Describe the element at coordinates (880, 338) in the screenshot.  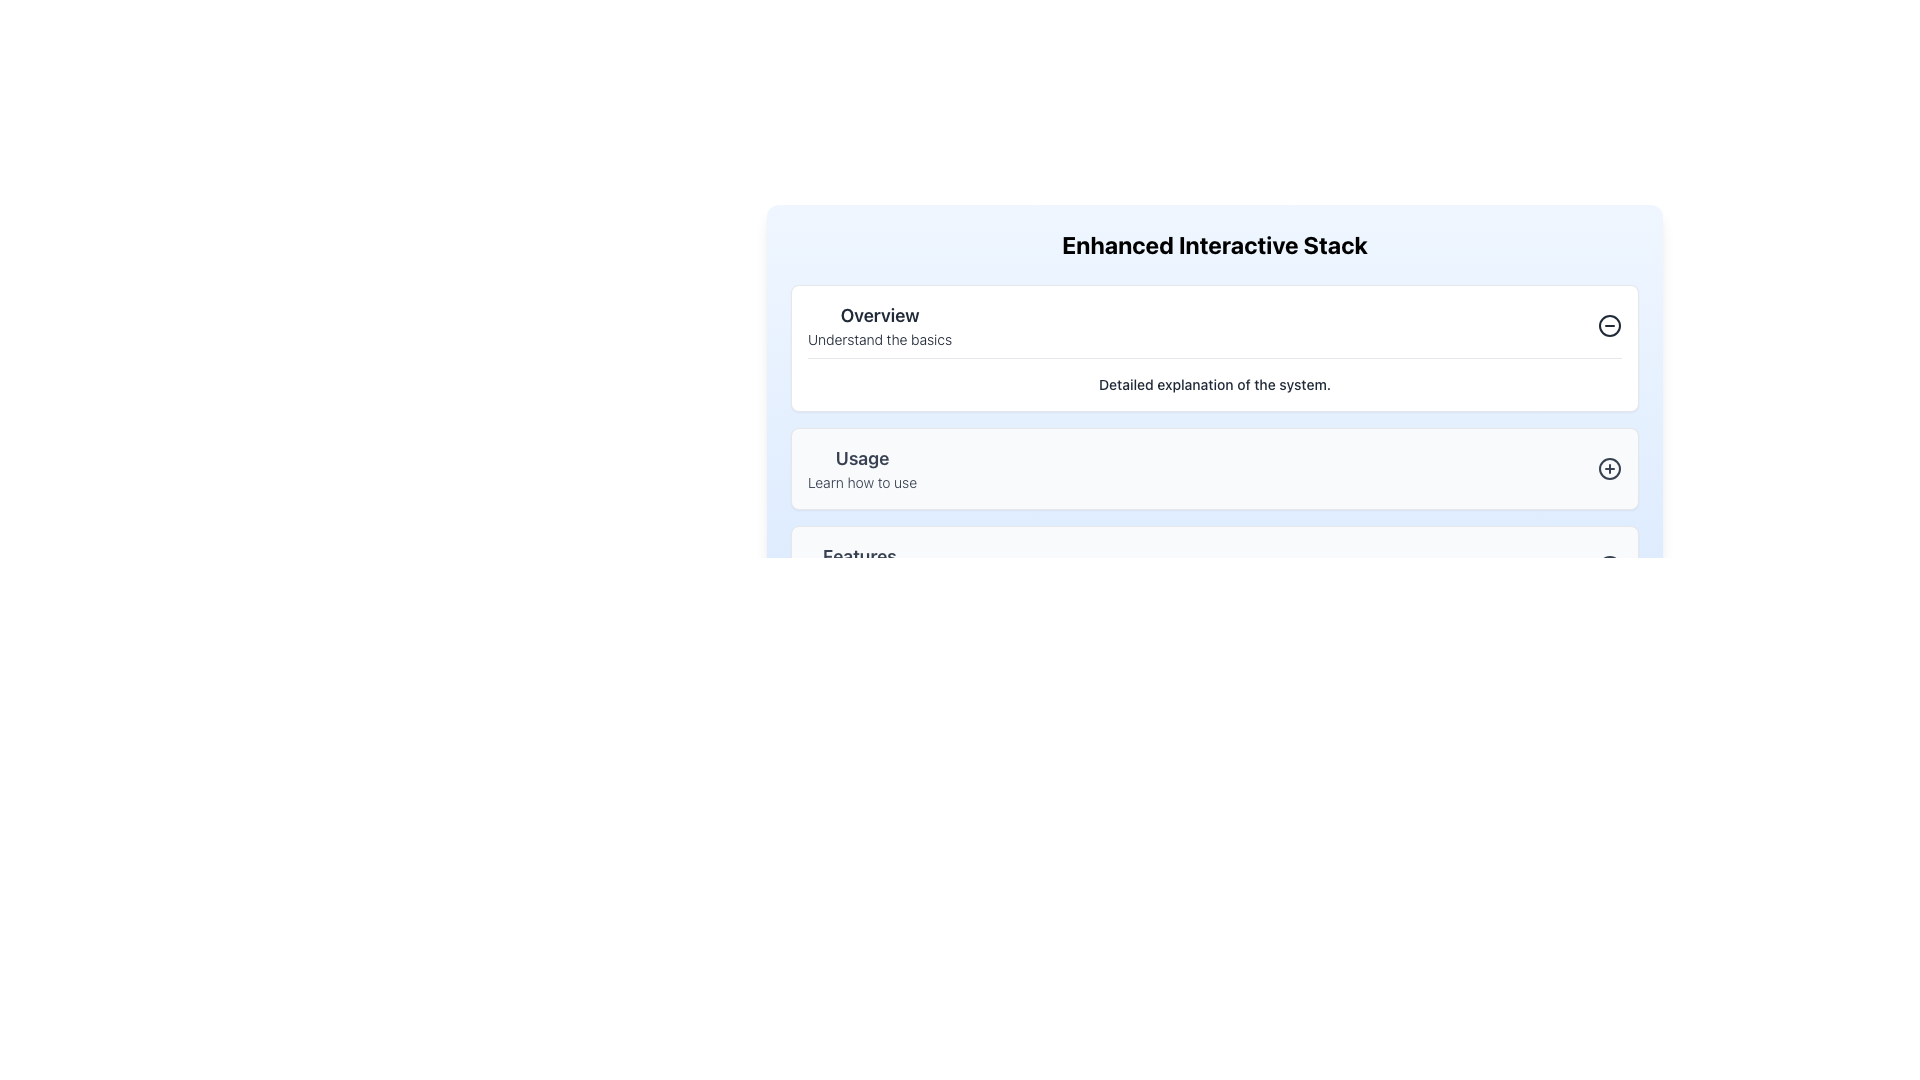
I see `the static text label 'Understand the basics' located below the 'Overview' header, which serves as a descriptive subtext within the grouped section` at that location.